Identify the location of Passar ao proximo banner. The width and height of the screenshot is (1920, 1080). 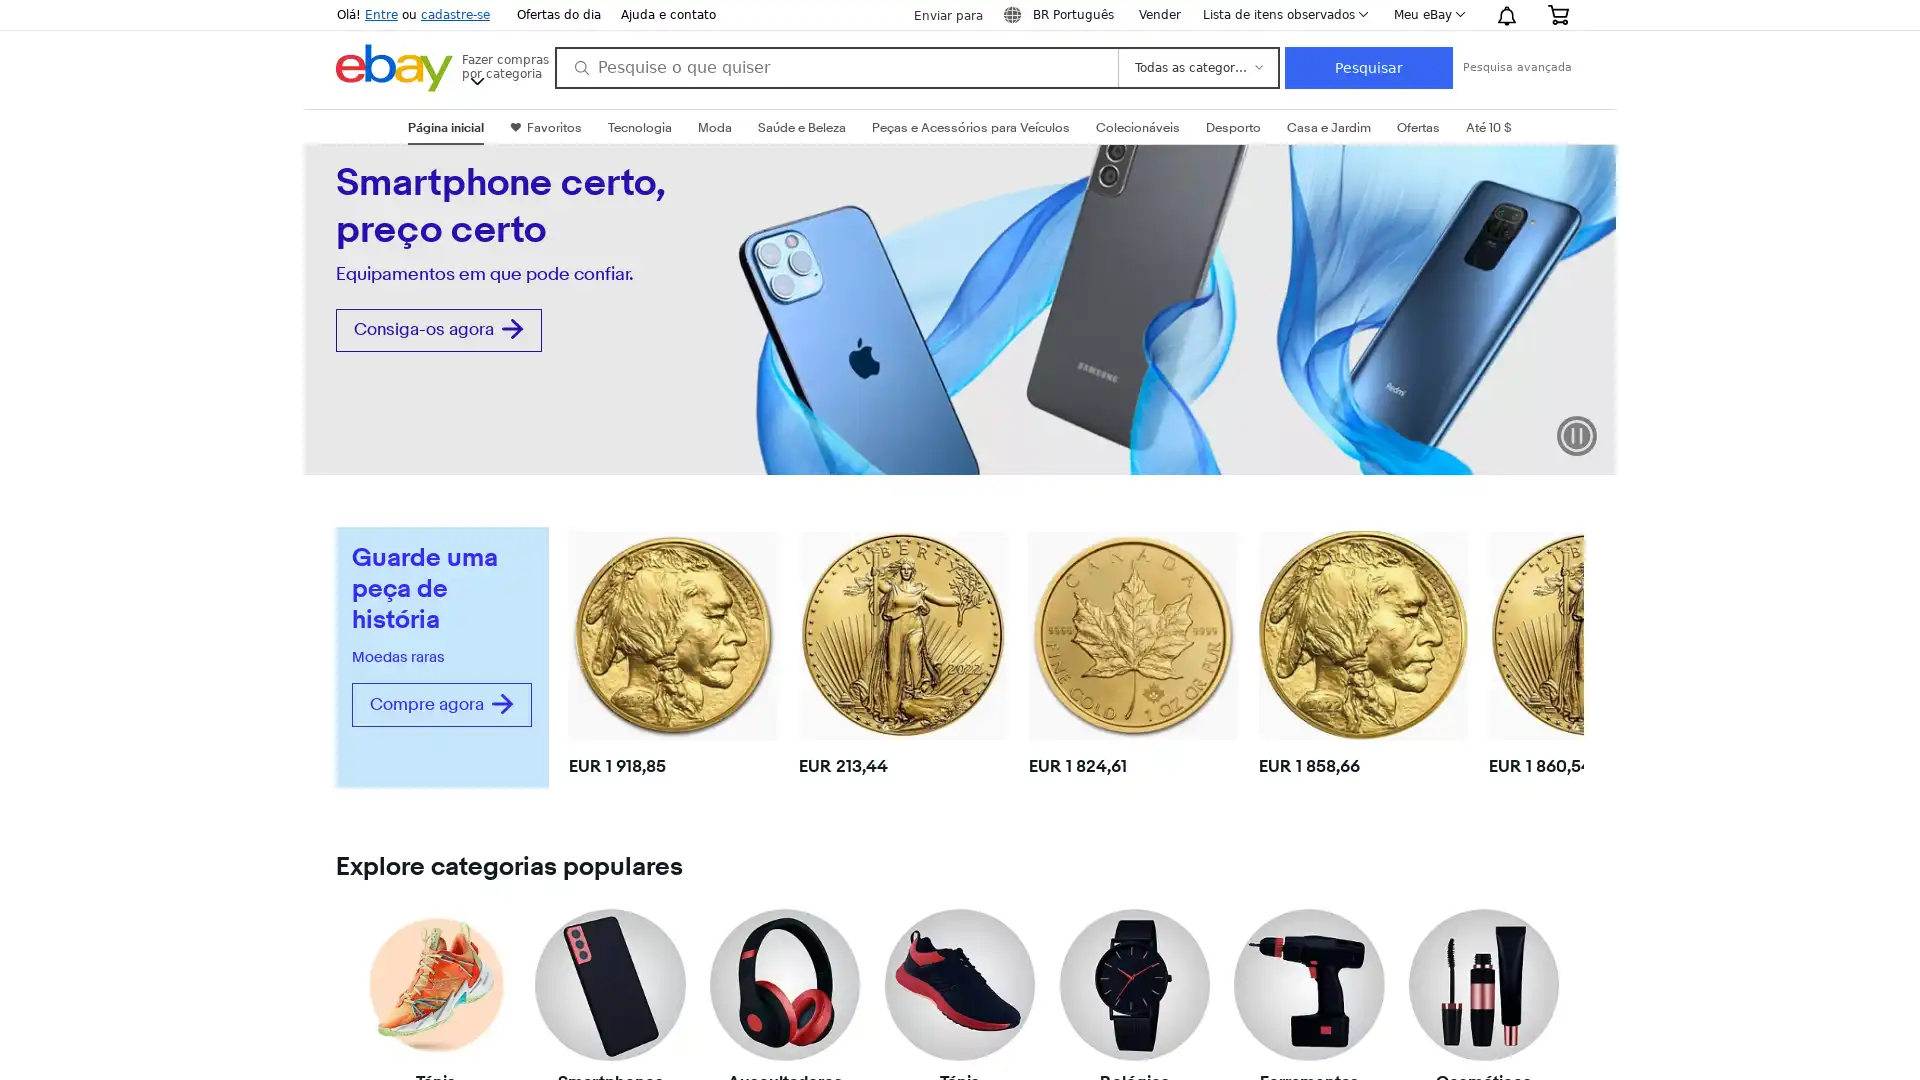
(1598, 316).